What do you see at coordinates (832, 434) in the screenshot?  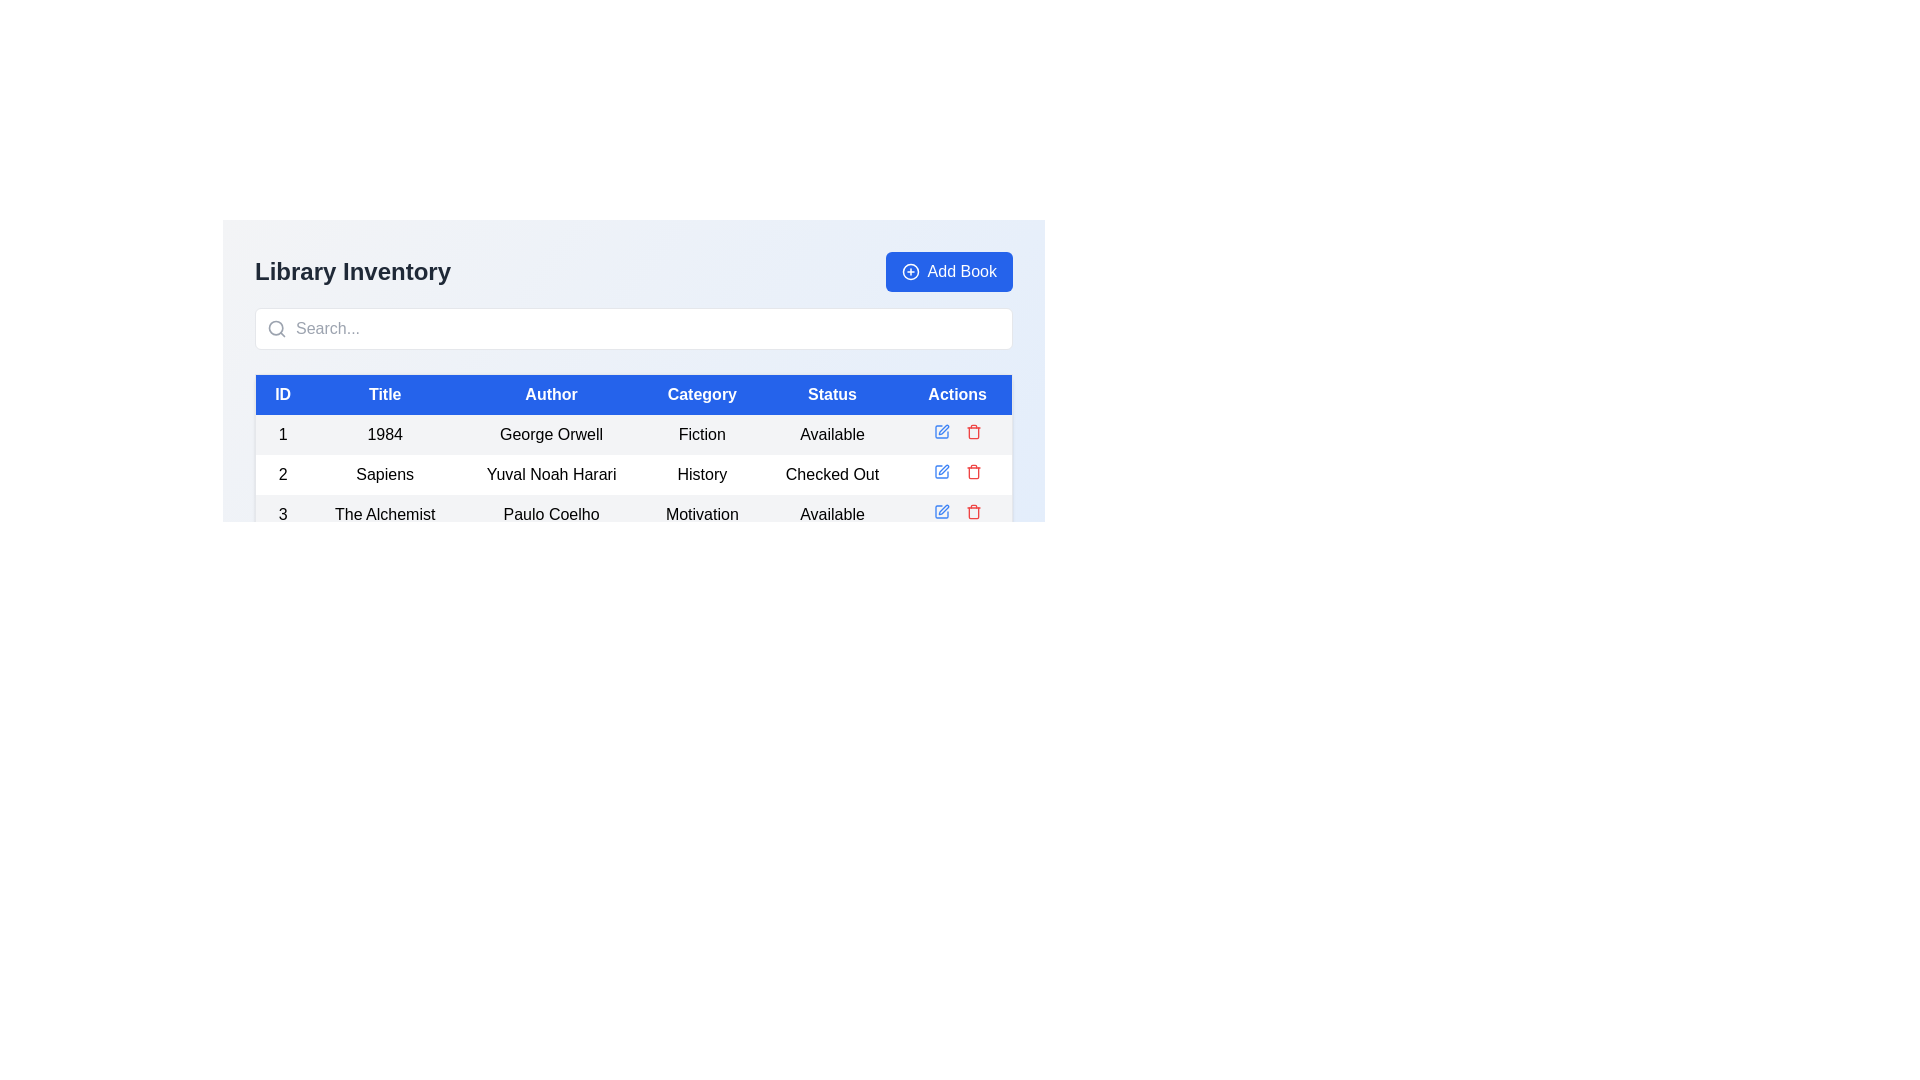 I see `the Text label that displays the availability status of the book '1984' by George Orwell, located in the fifth column of the first data row under the 'Status' header` at bounding box center [832, 434].